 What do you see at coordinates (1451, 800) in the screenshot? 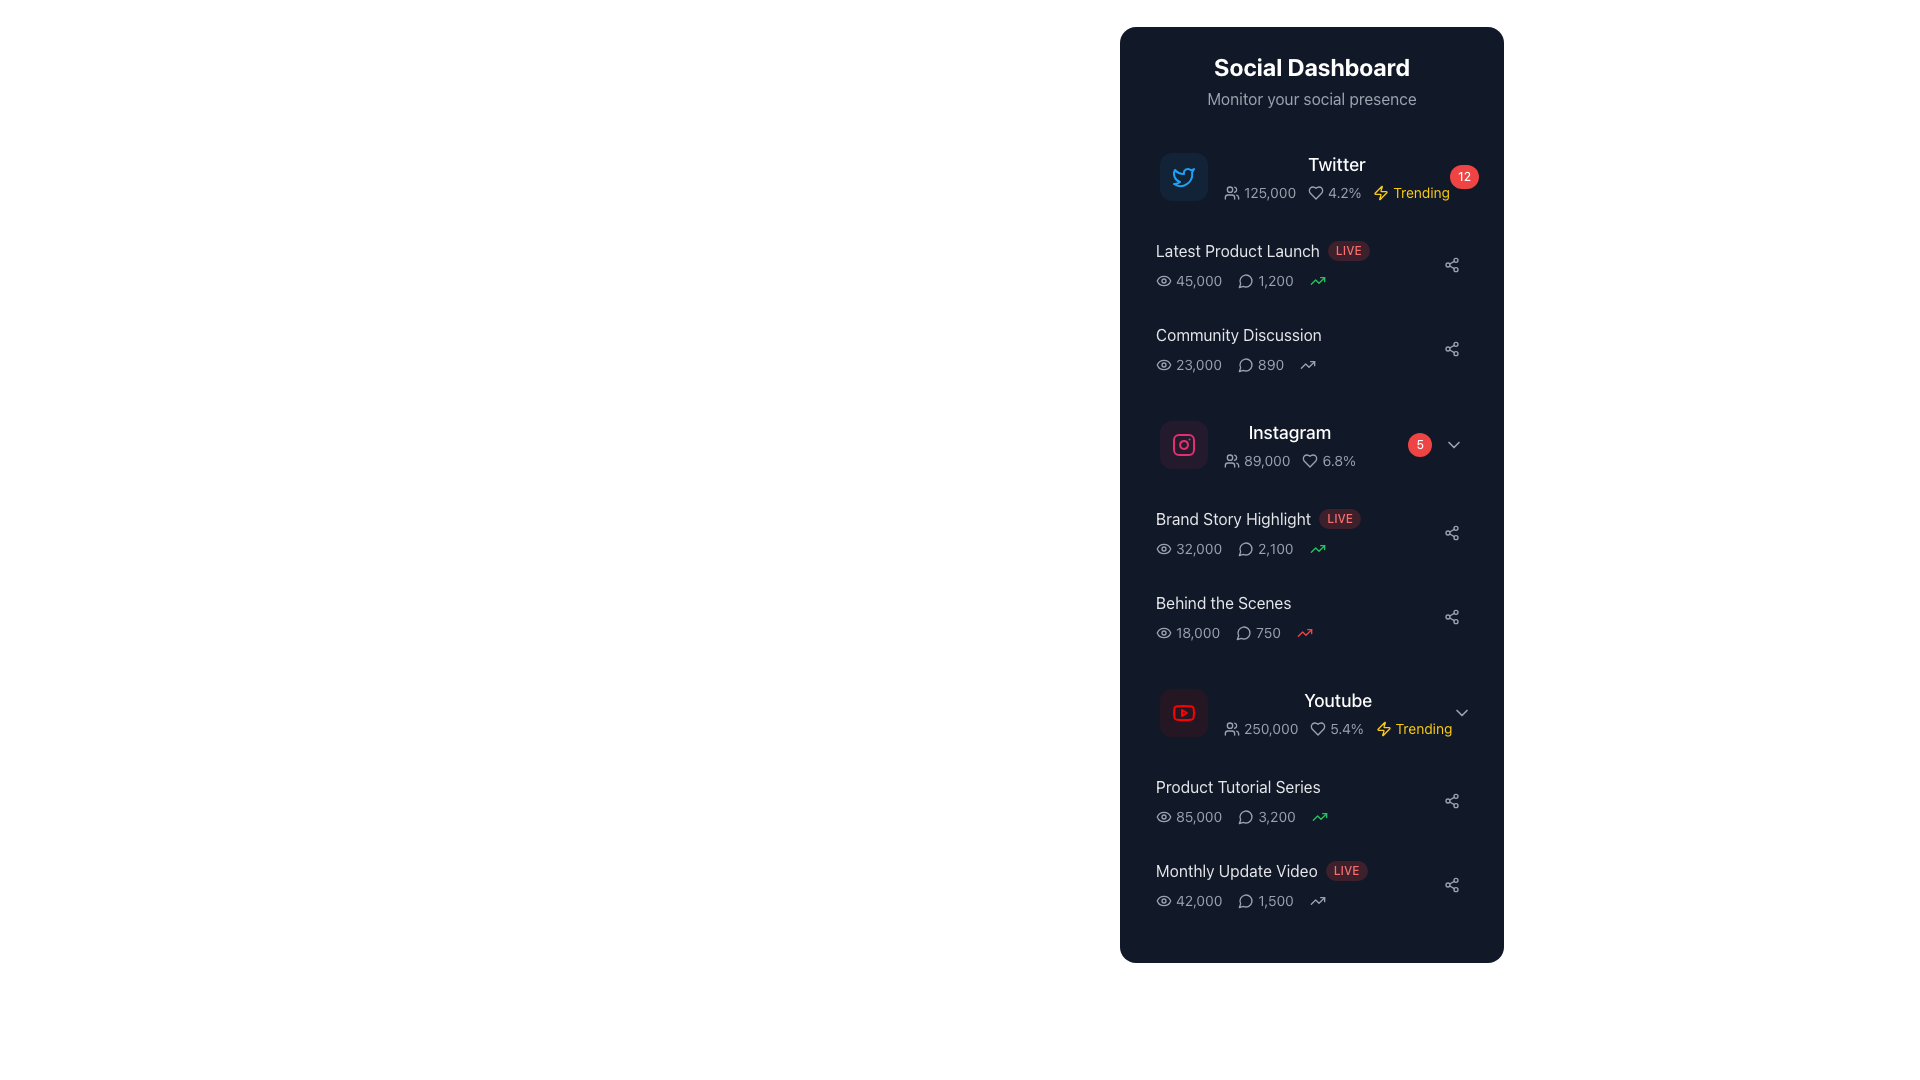
I see `the sharing icon located in the rightmost column of the 'Community Discussion' section` at bounding box center [1451, 800].